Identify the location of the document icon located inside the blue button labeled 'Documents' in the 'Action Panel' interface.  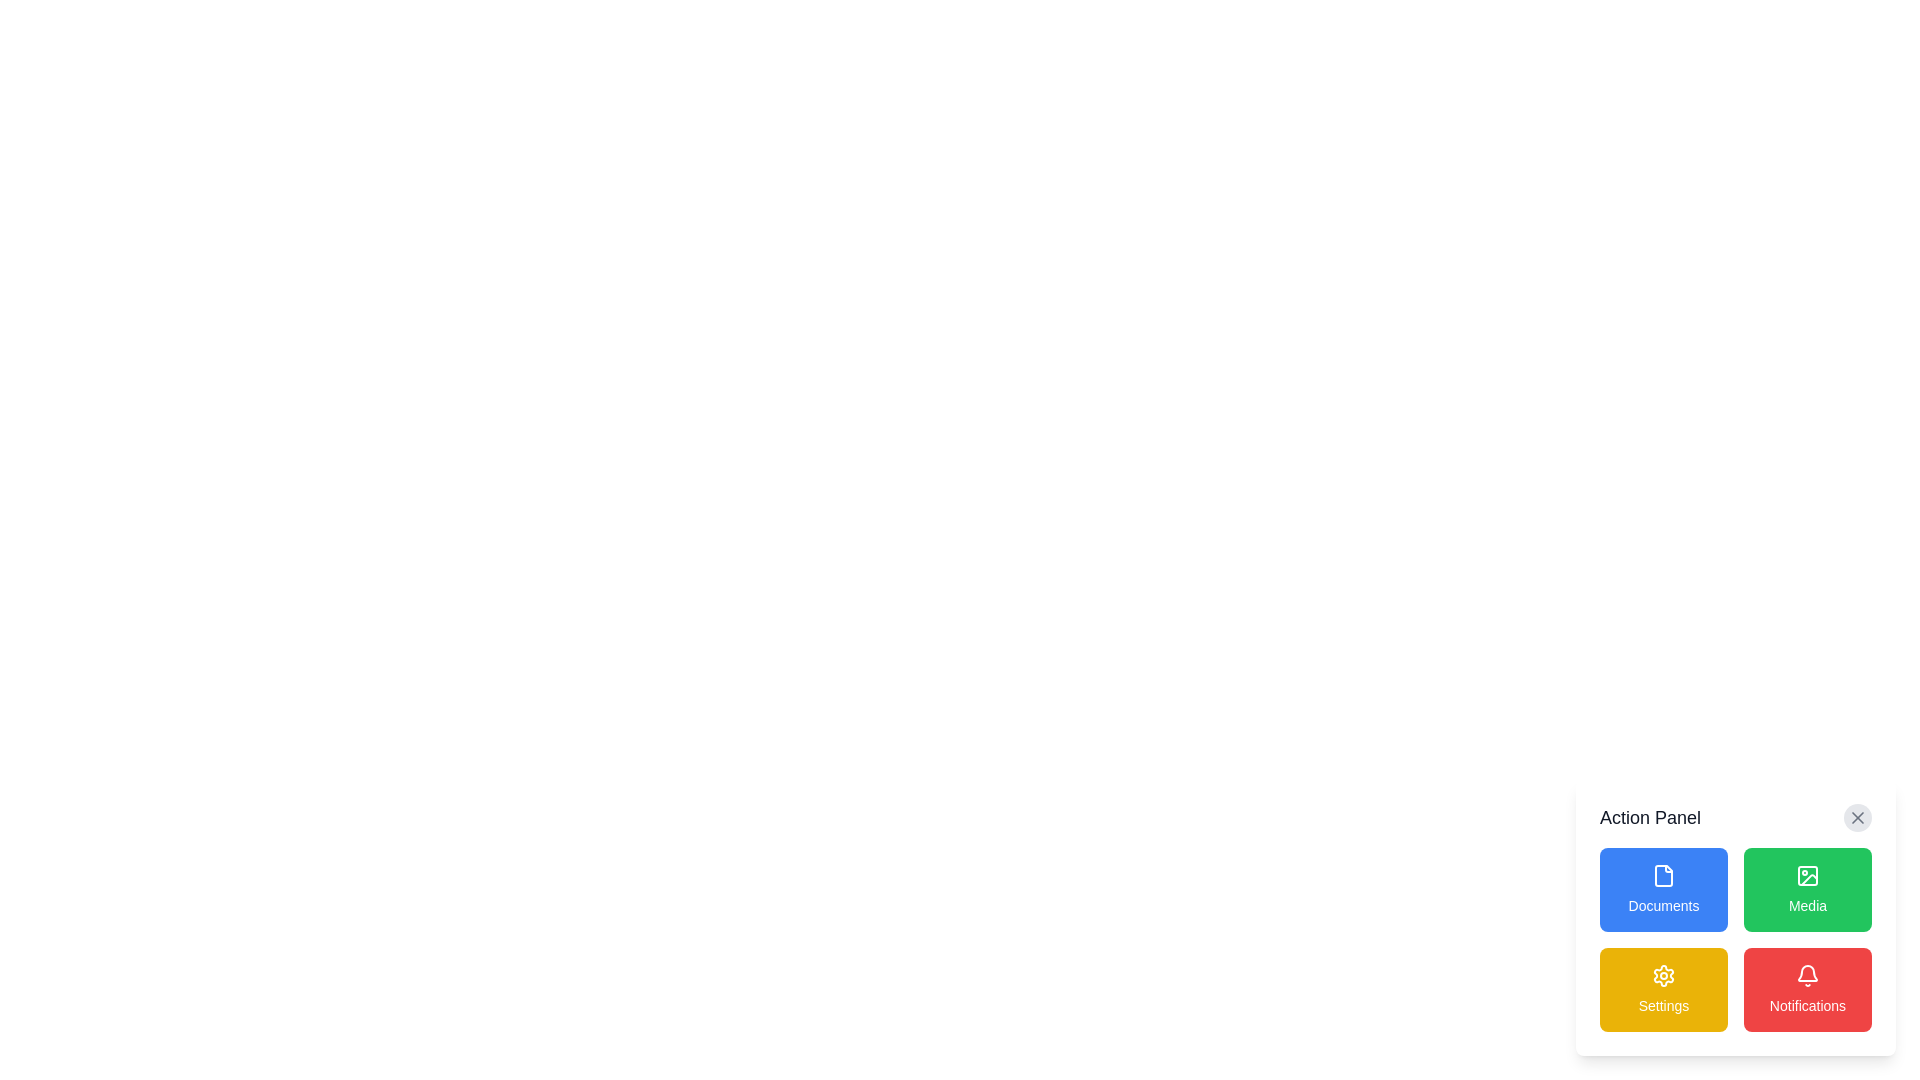
(1664, 874).